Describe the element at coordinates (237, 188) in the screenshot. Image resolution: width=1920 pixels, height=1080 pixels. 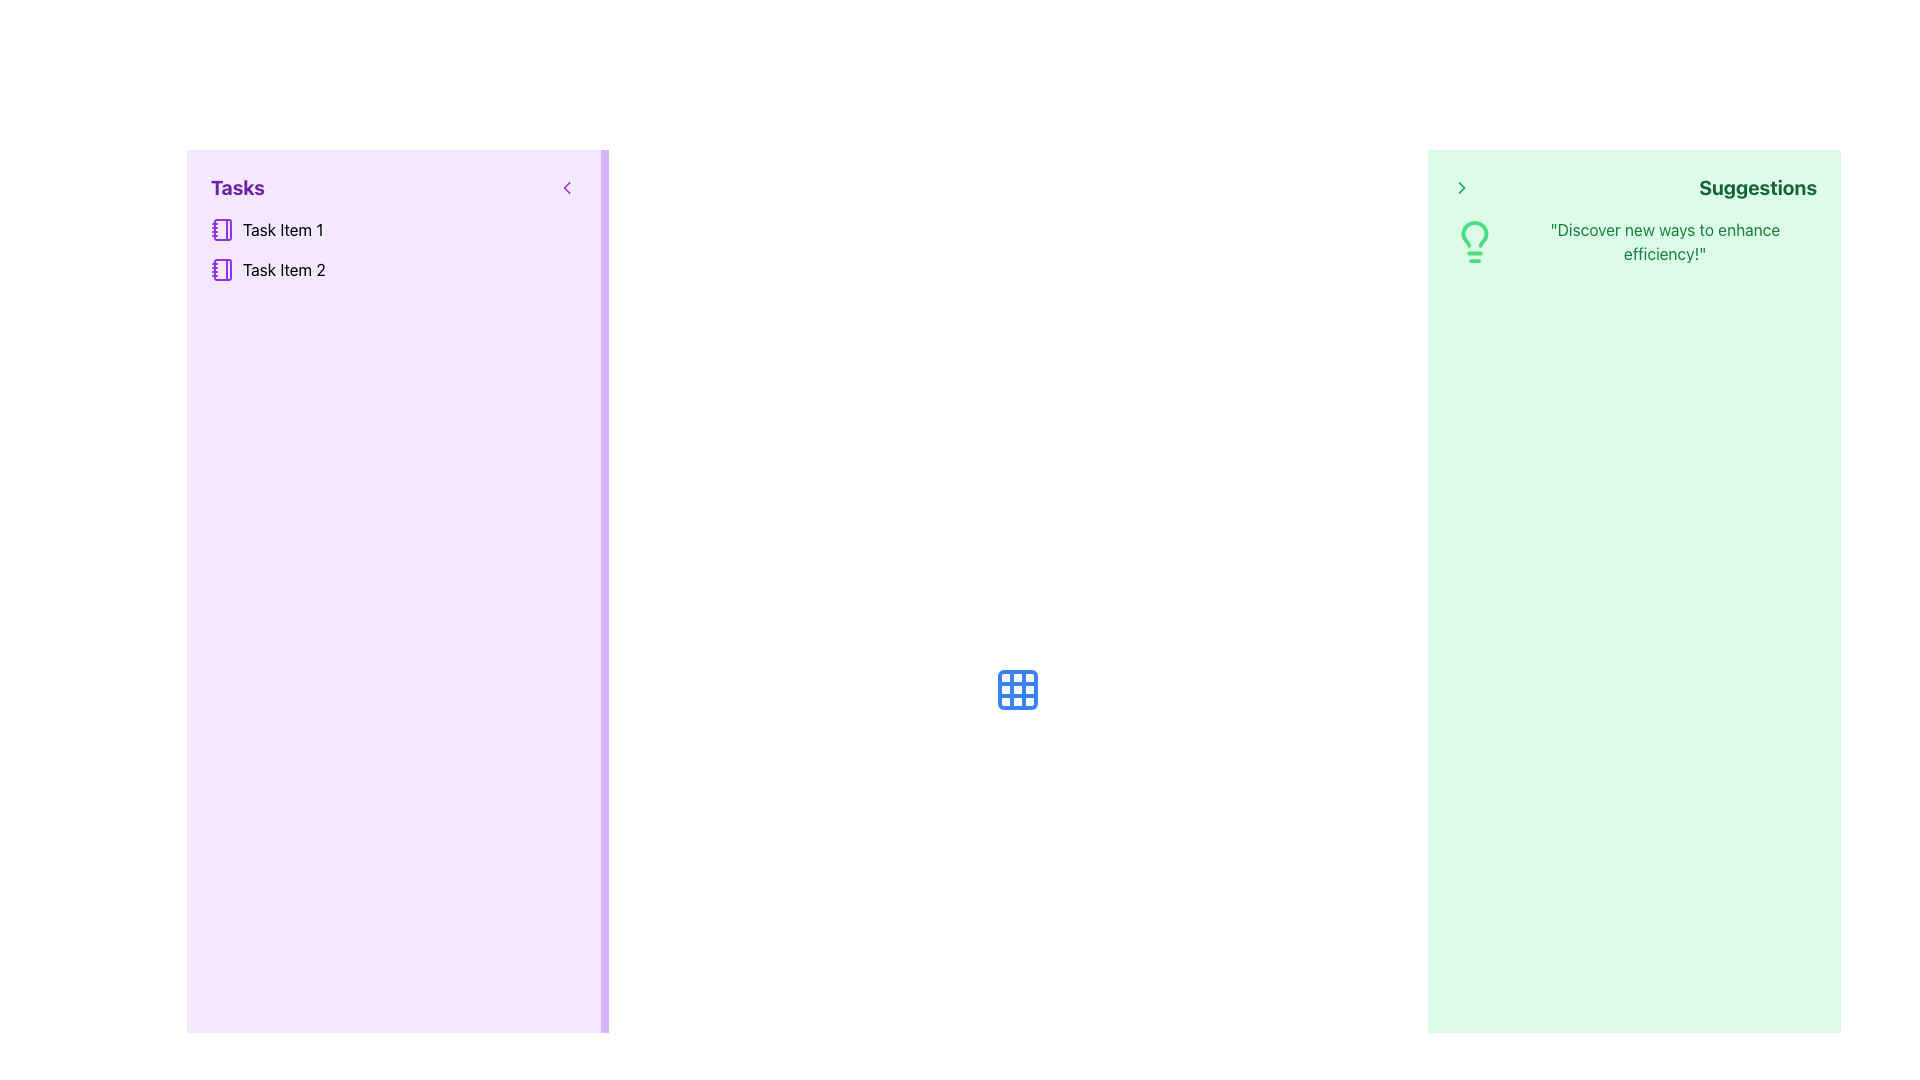
I see `the title text positioned at the top-left corner of the lavender-colored task panel, which is above a list of task items` at that location.